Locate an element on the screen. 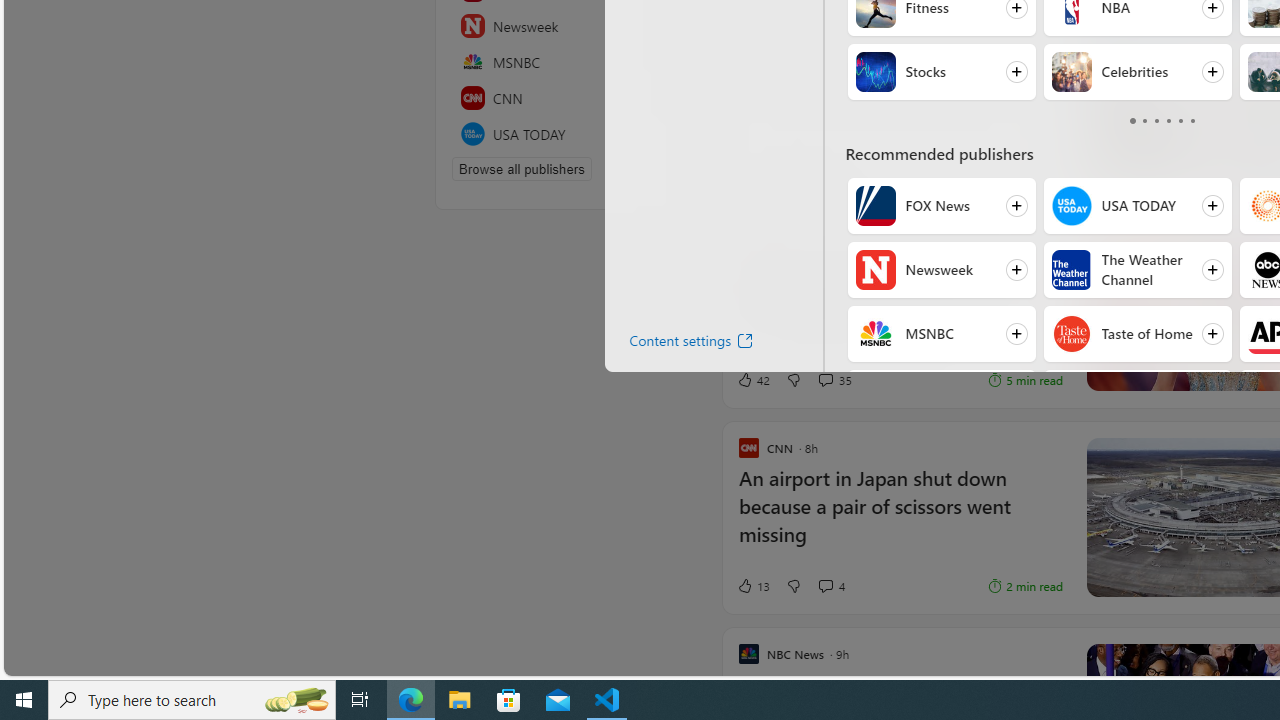 The width and height of the screenshot is (1280, 720). 'MSNBC' is located at coordinates (875, 333).